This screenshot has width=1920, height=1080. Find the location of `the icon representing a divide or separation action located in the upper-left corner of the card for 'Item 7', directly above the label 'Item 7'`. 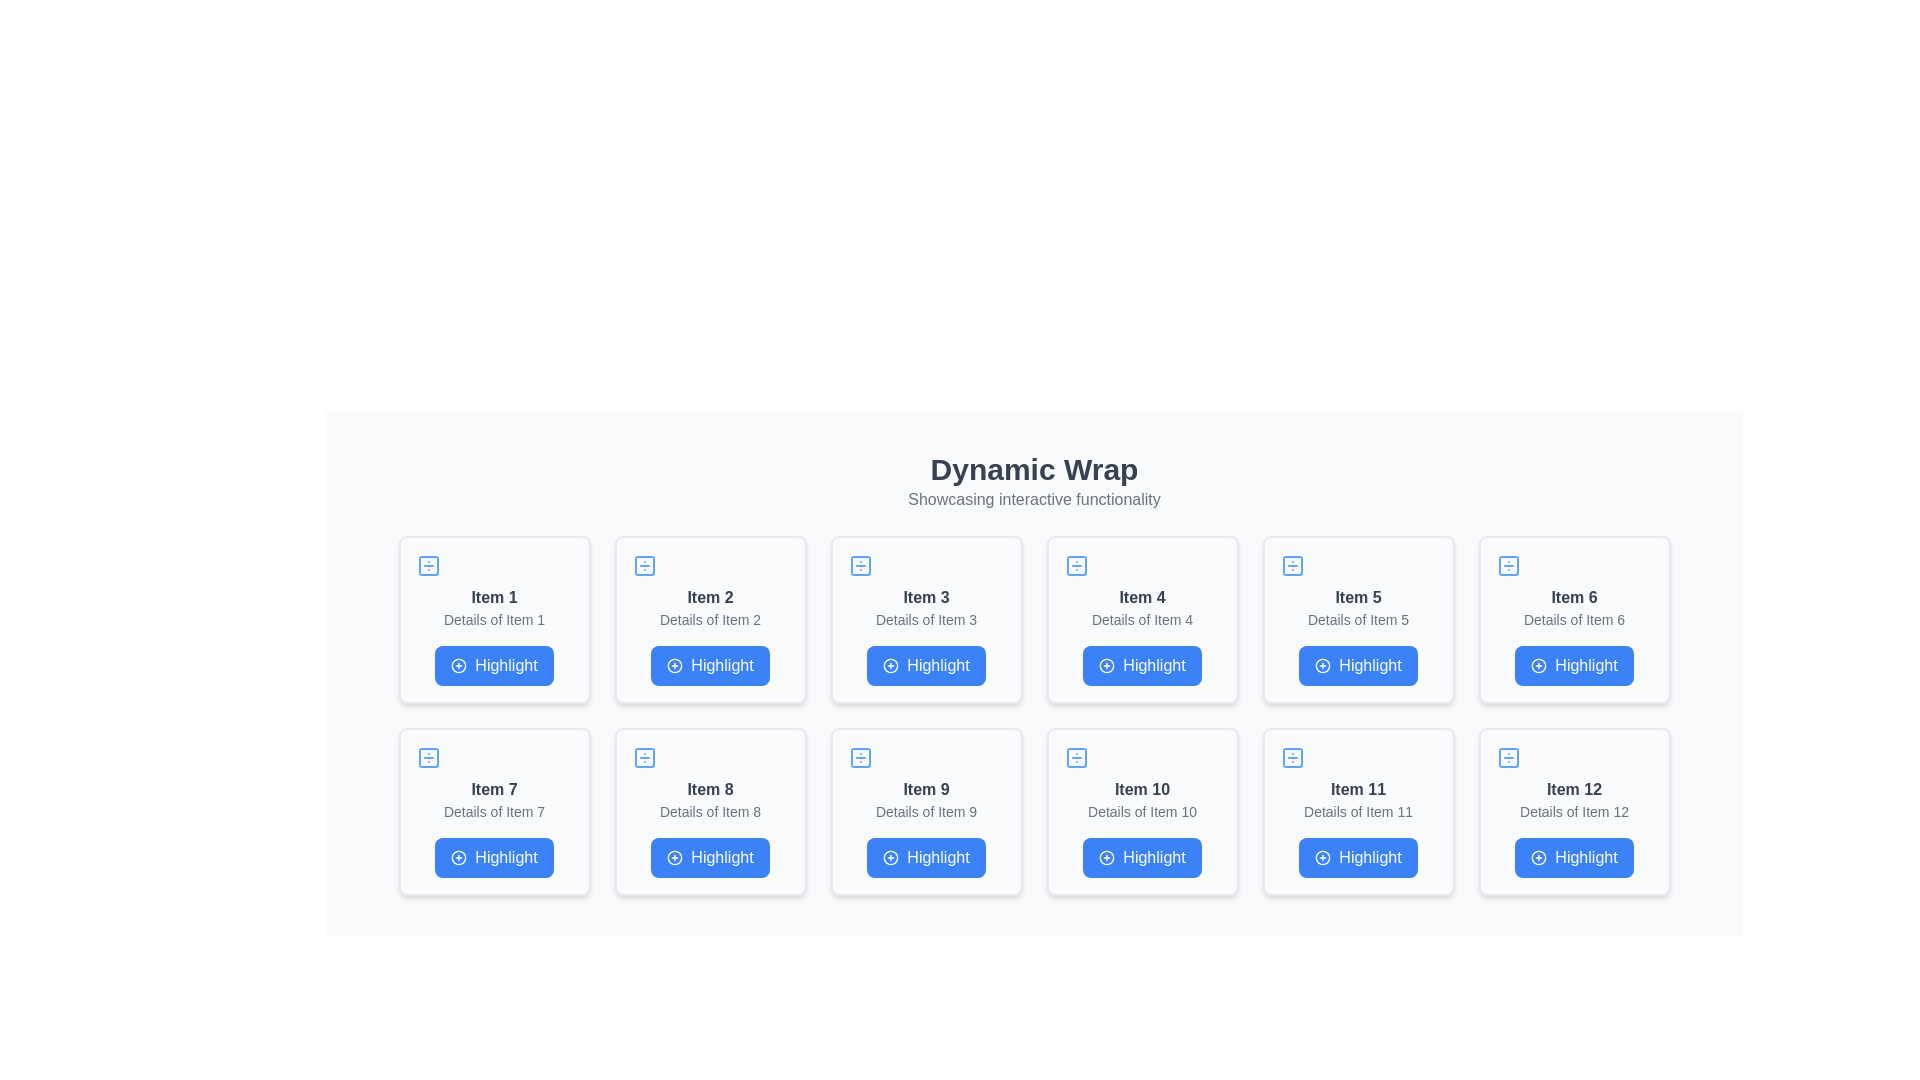

the icon representing a divide or separation action located in the upper-left corner of the card for 'Item 7', directly above the label 'Item 7' is located at coordinates (427, 758).